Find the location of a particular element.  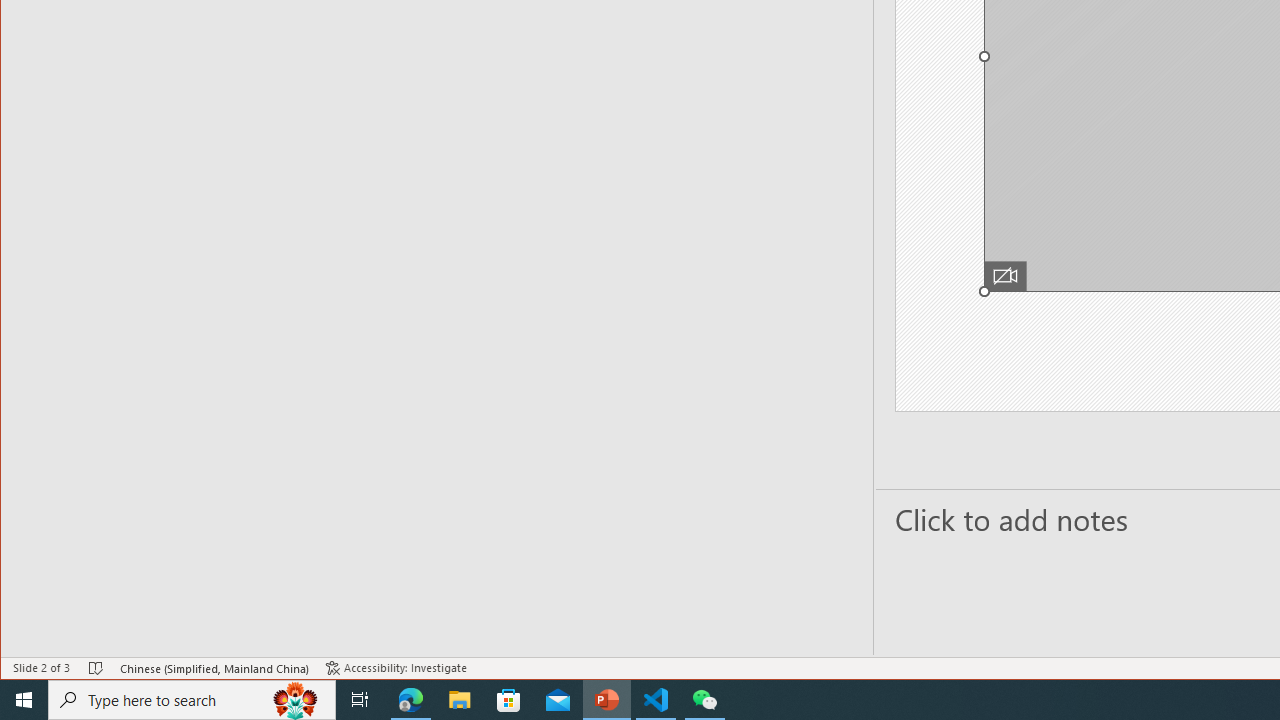

'Search highlights icon opens search home window' is located at coordinates (294, 698).